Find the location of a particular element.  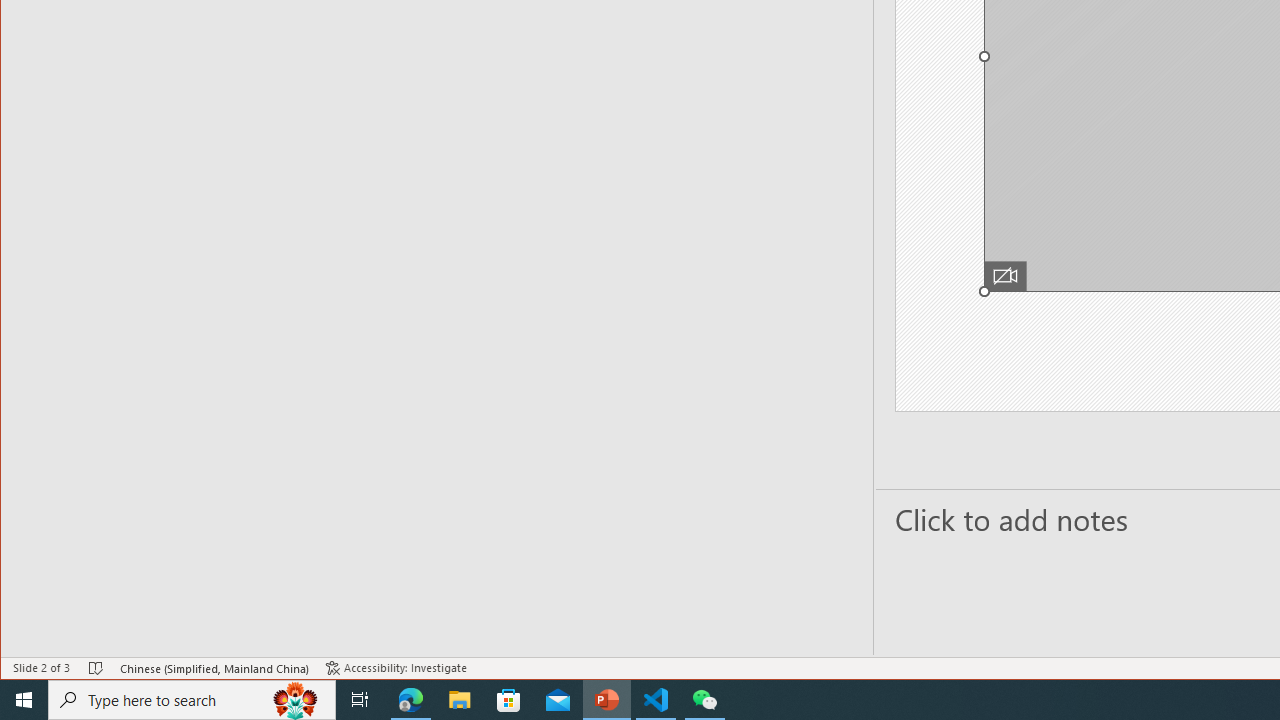

'Search highlights icon opens search home window' is located at coordinates (294, 698).